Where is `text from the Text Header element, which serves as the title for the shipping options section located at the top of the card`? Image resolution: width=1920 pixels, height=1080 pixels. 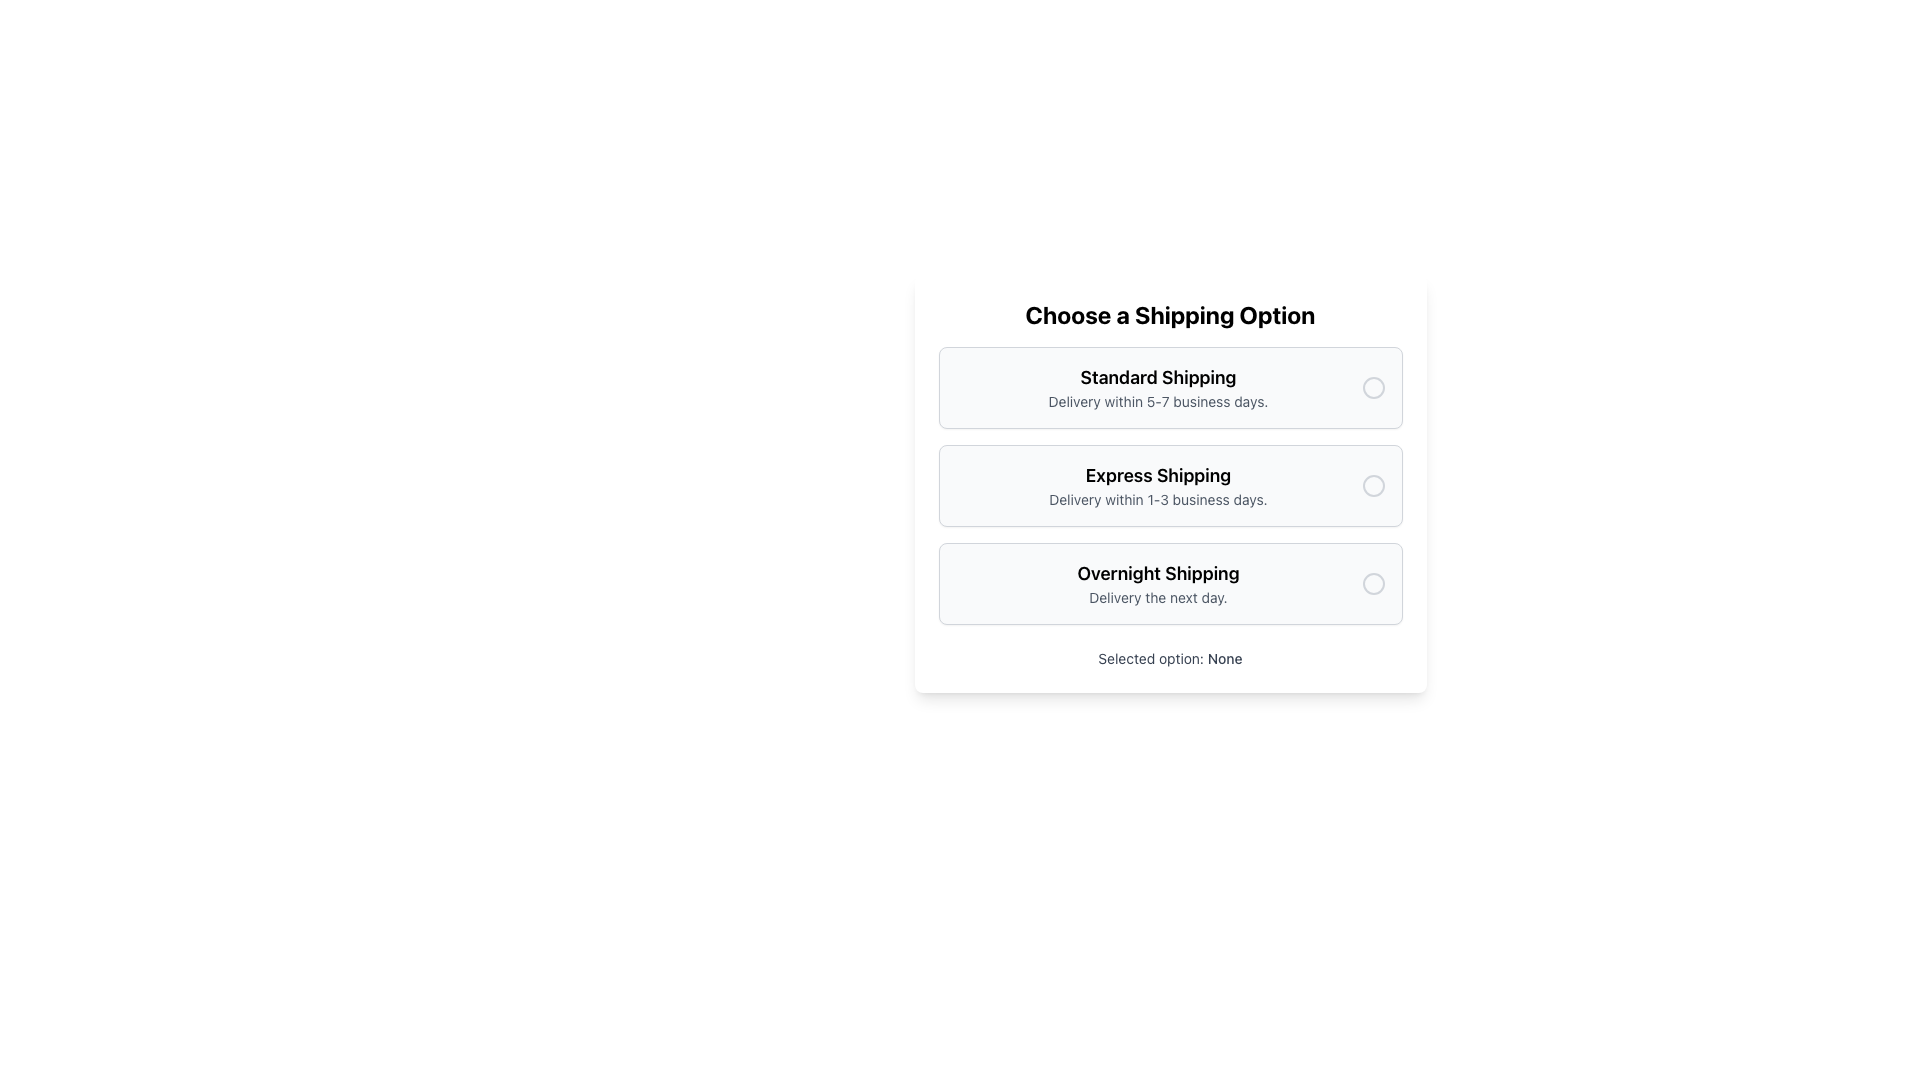 text from the Text Header element, which serves as the title for the shipping options section located at the top of the card is located at coordinates (1170, 315).